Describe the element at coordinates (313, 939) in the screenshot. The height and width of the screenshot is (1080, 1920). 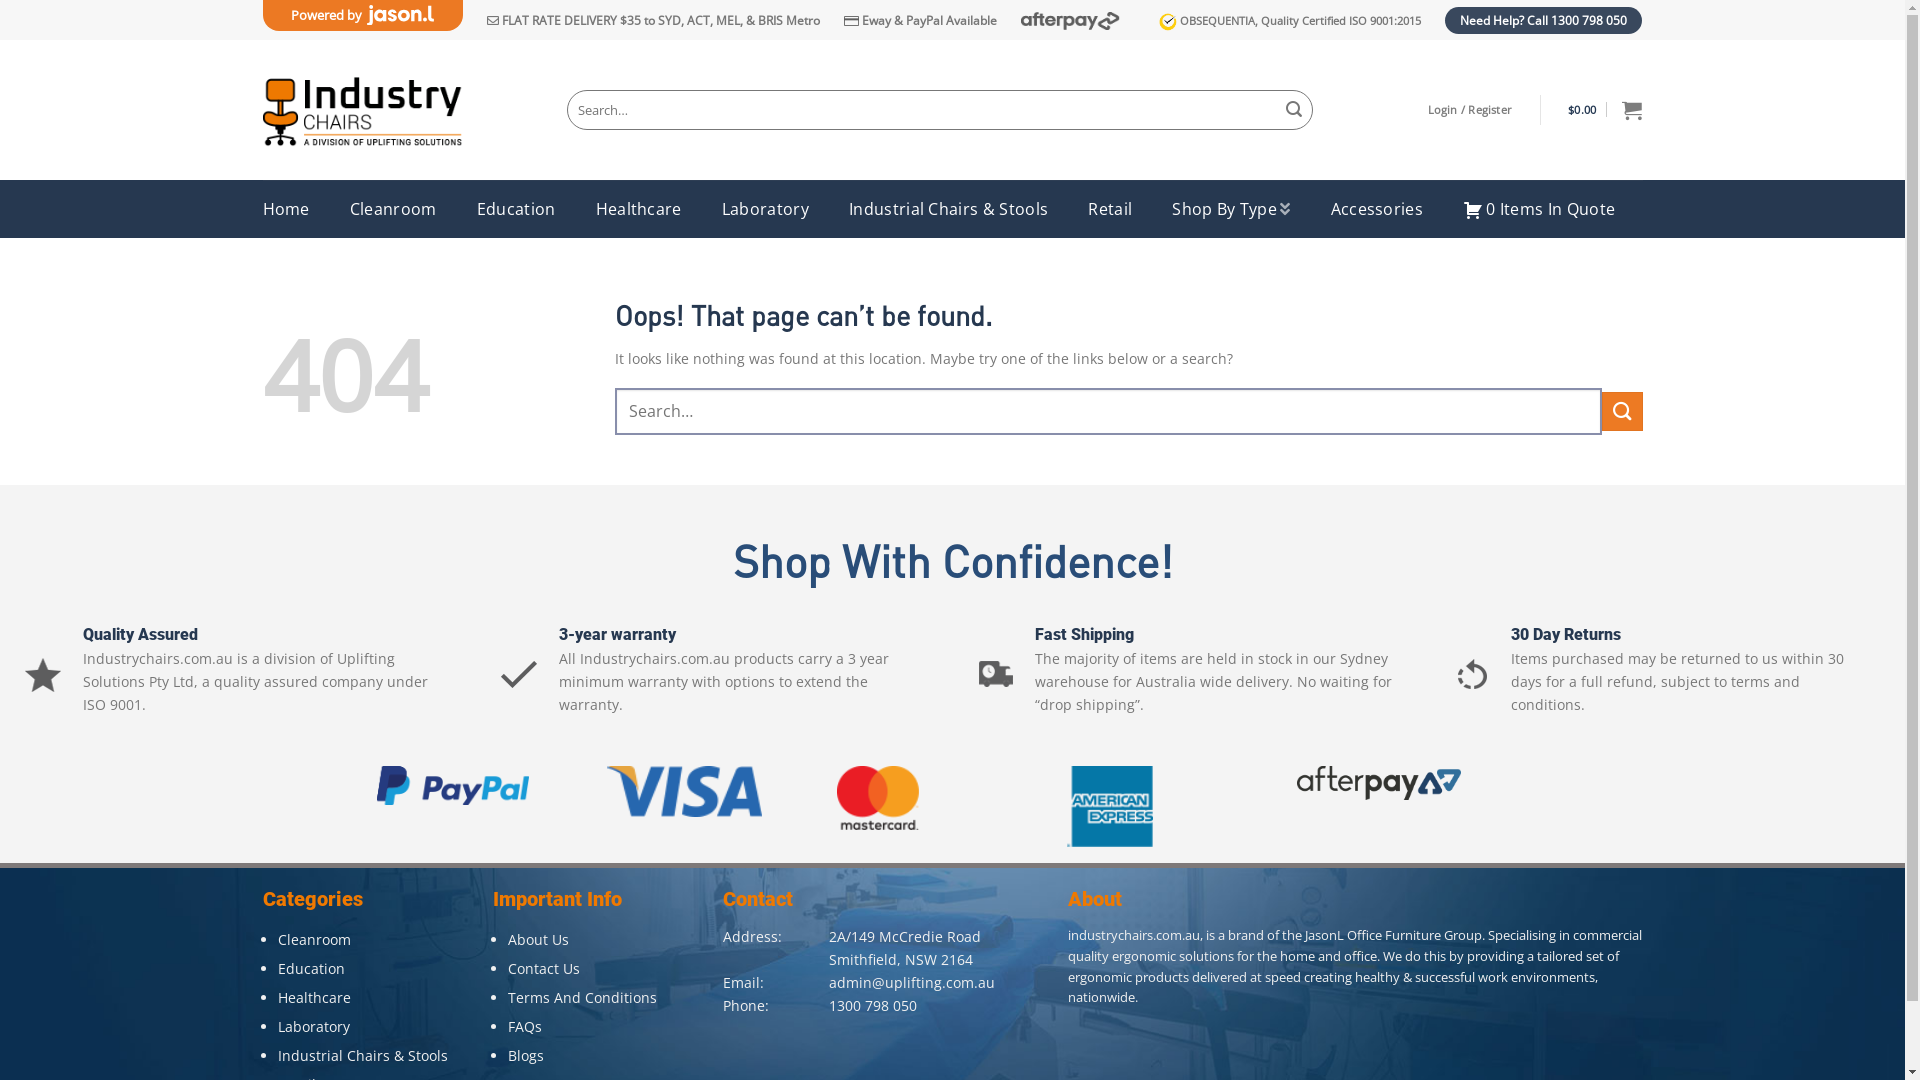
I see `'Cleanroom'` at that location.